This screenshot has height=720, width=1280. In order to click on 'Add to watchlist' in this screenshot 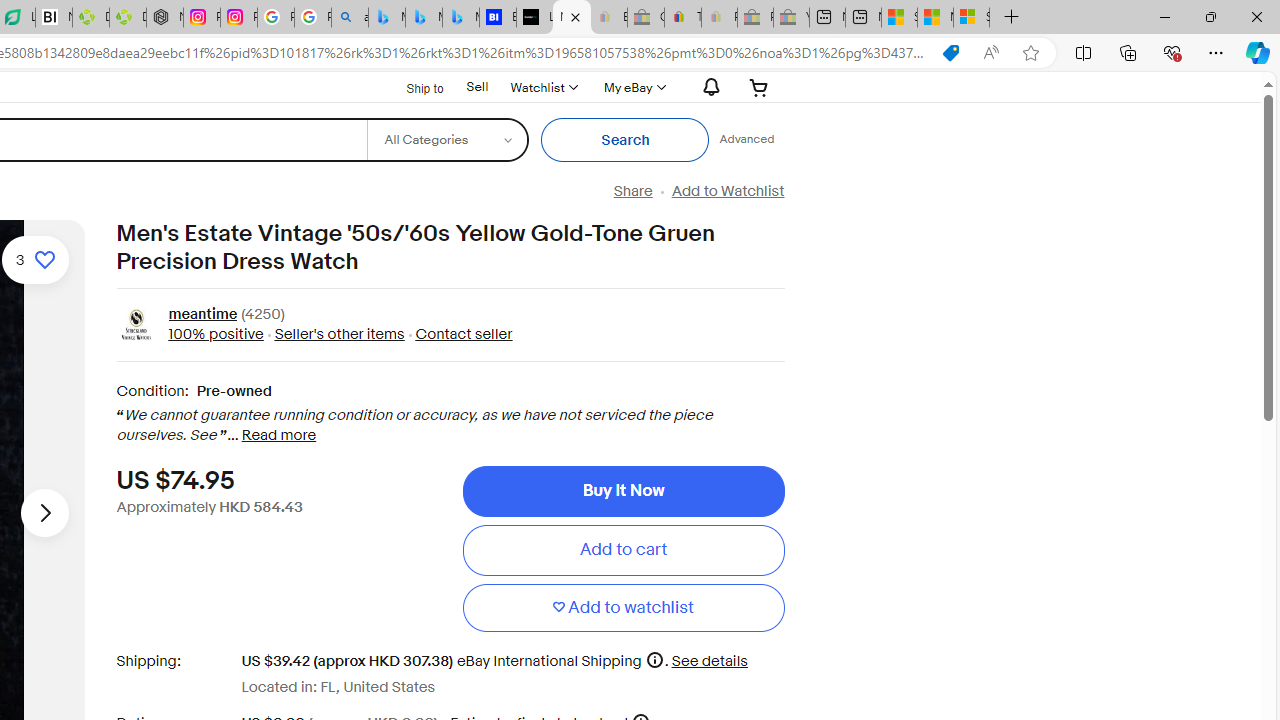, I will do `click(622, 606)`.